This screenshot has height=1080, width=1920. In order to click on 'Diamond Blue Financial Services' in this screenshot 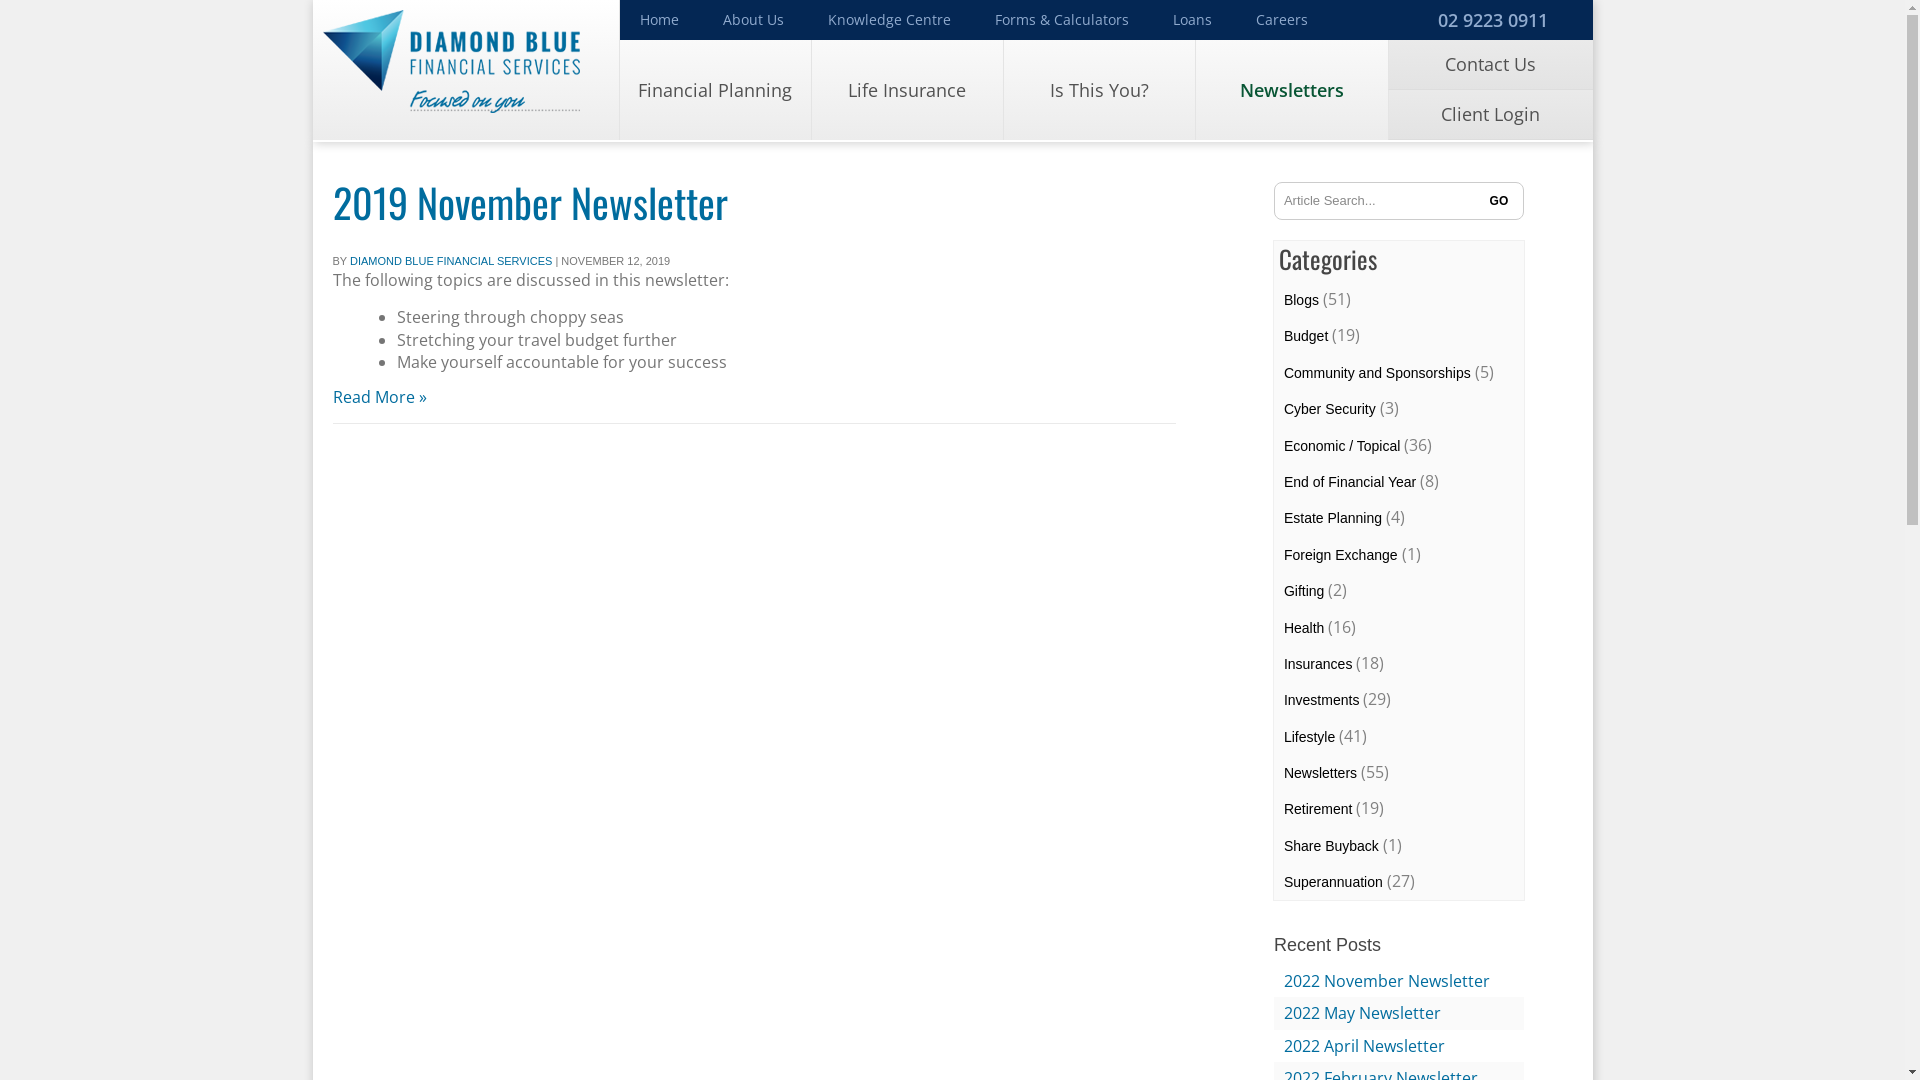, I will do `click(464, 68)`.